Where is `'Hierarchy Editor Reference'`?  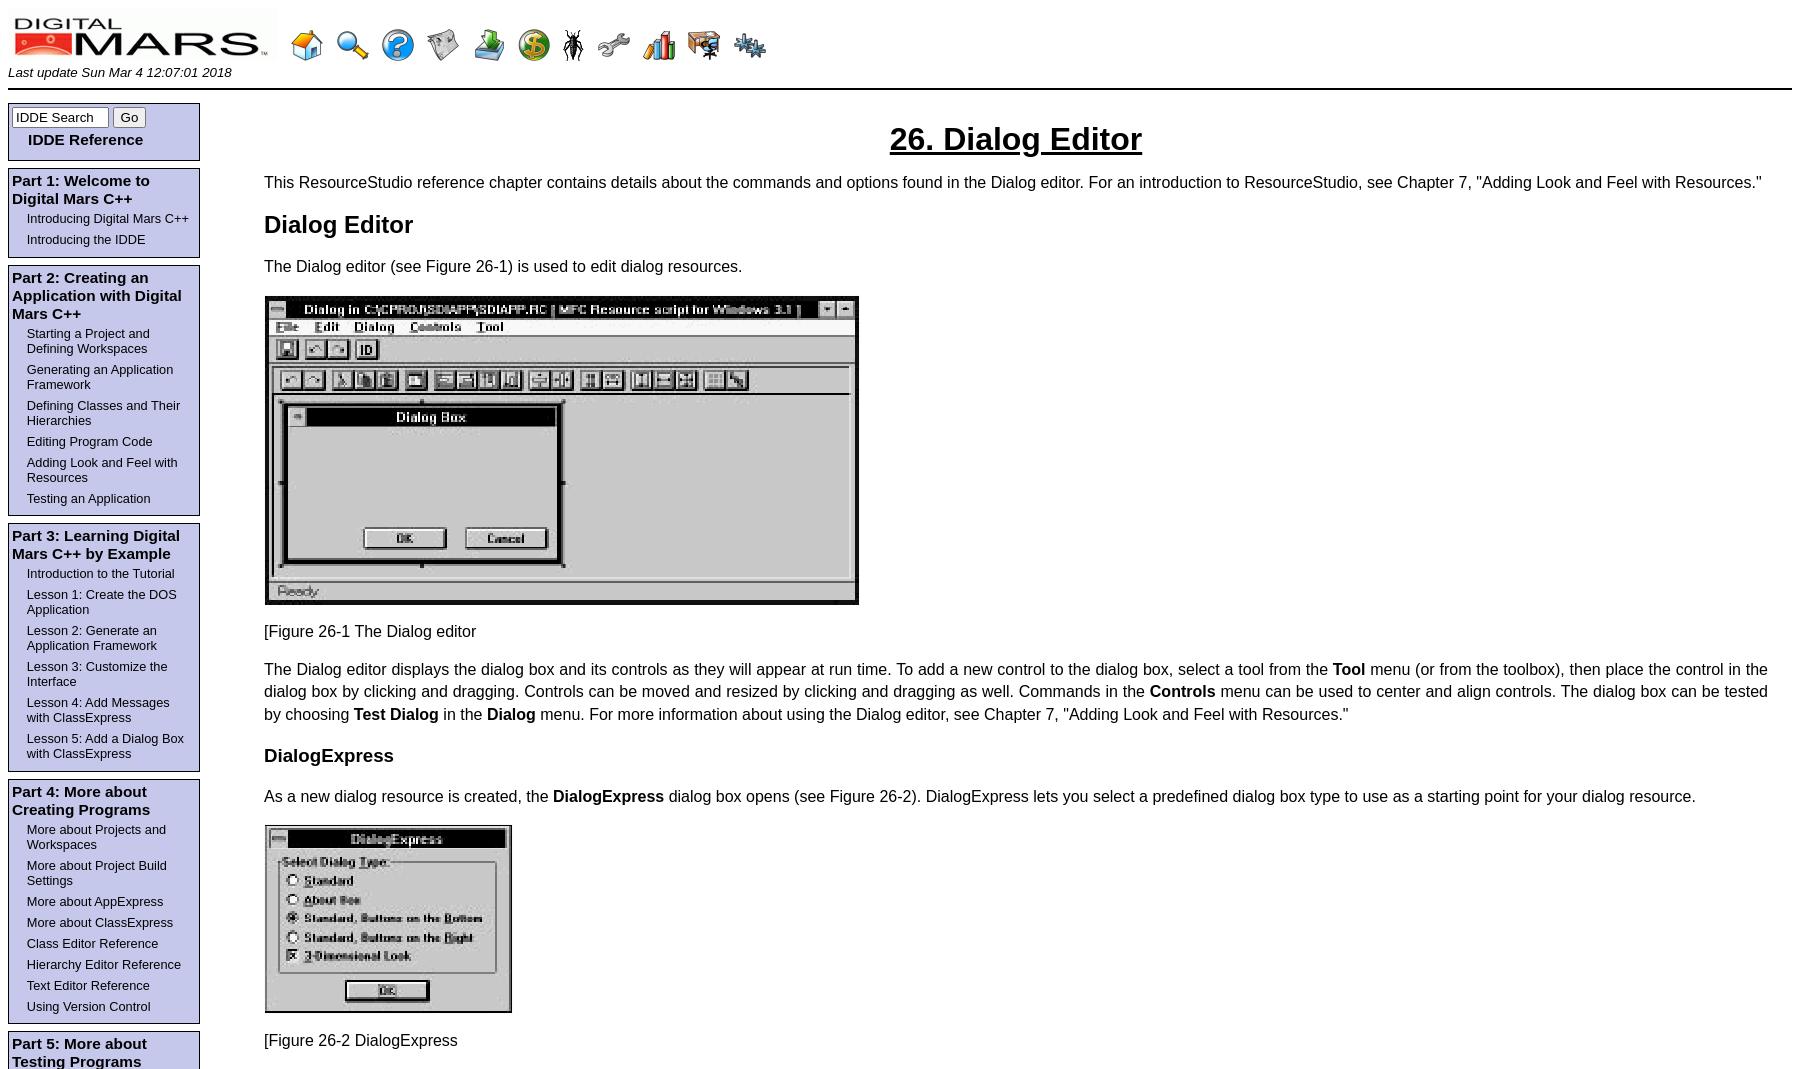
'Hierarchy Editor Reference' is located at coordinates (102, 963).